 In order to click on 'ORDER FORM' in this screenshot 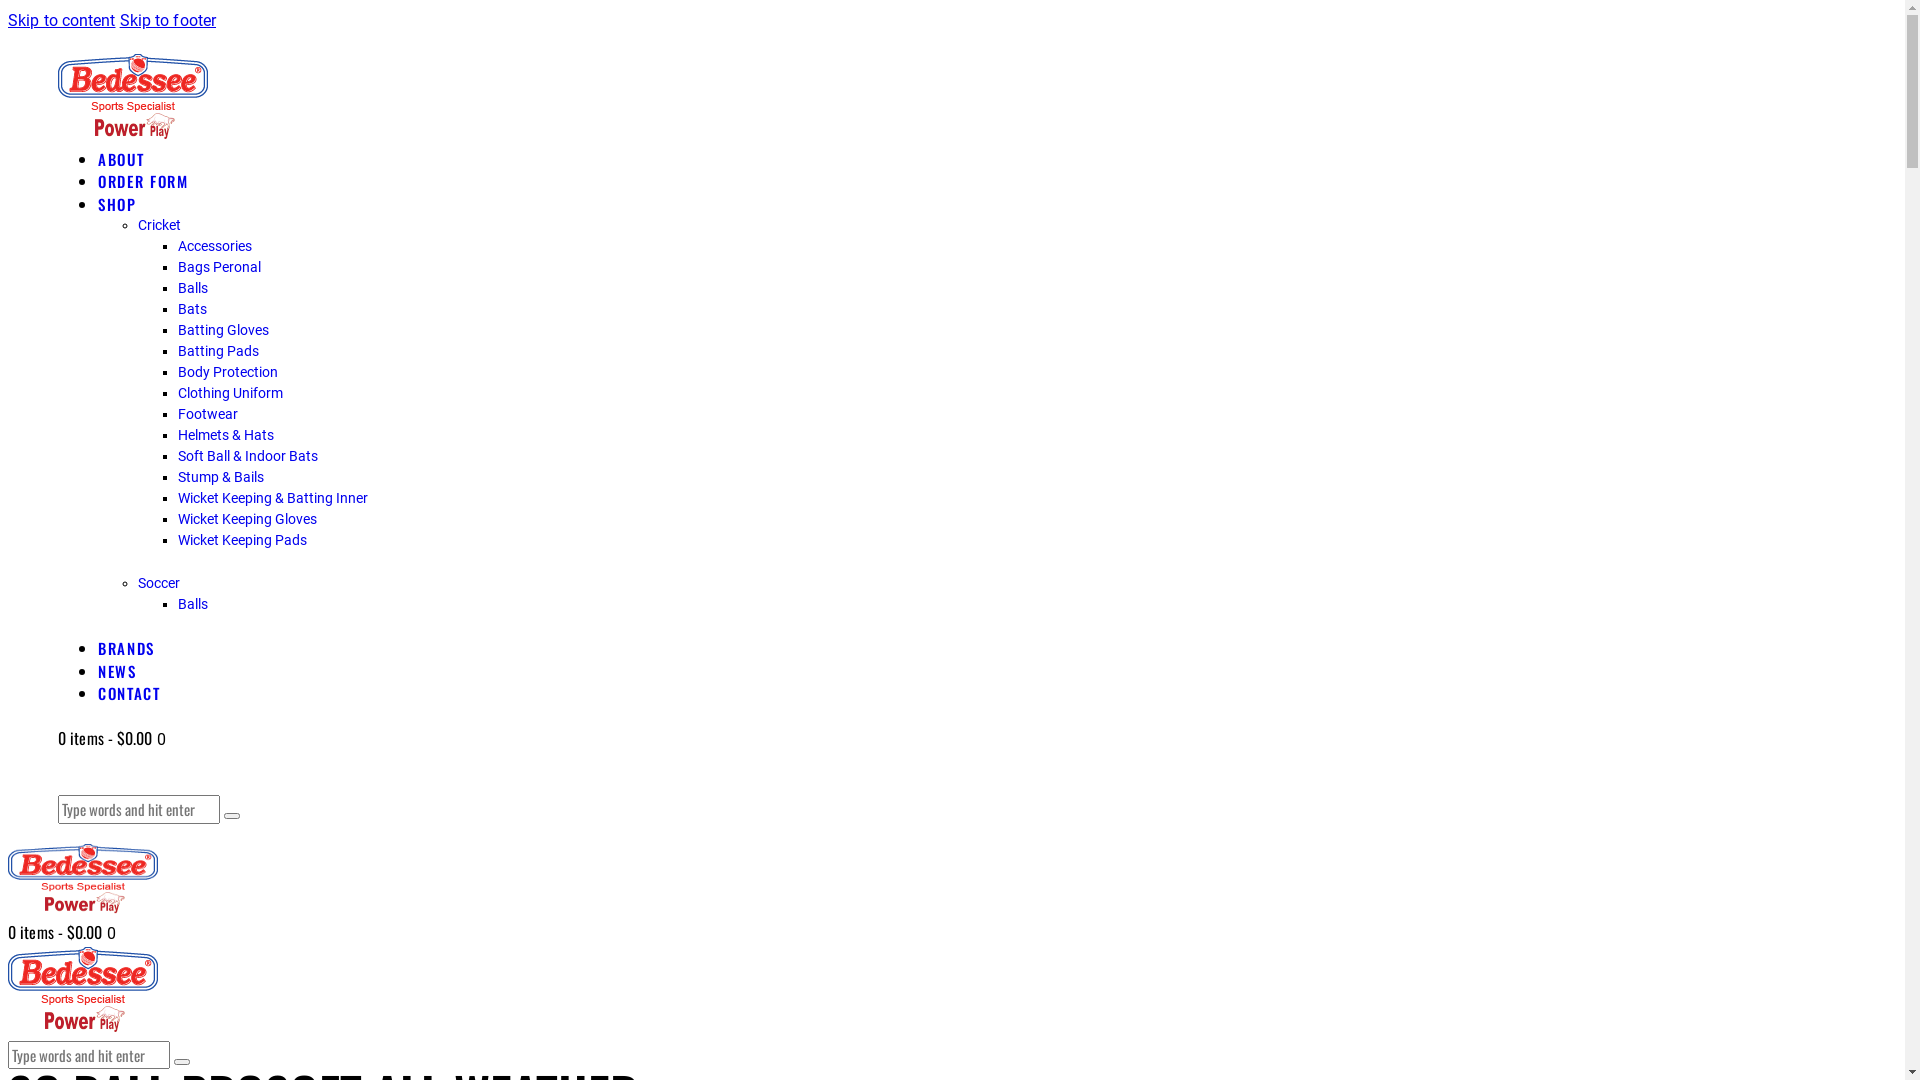, I will do `click(142, 181)`.